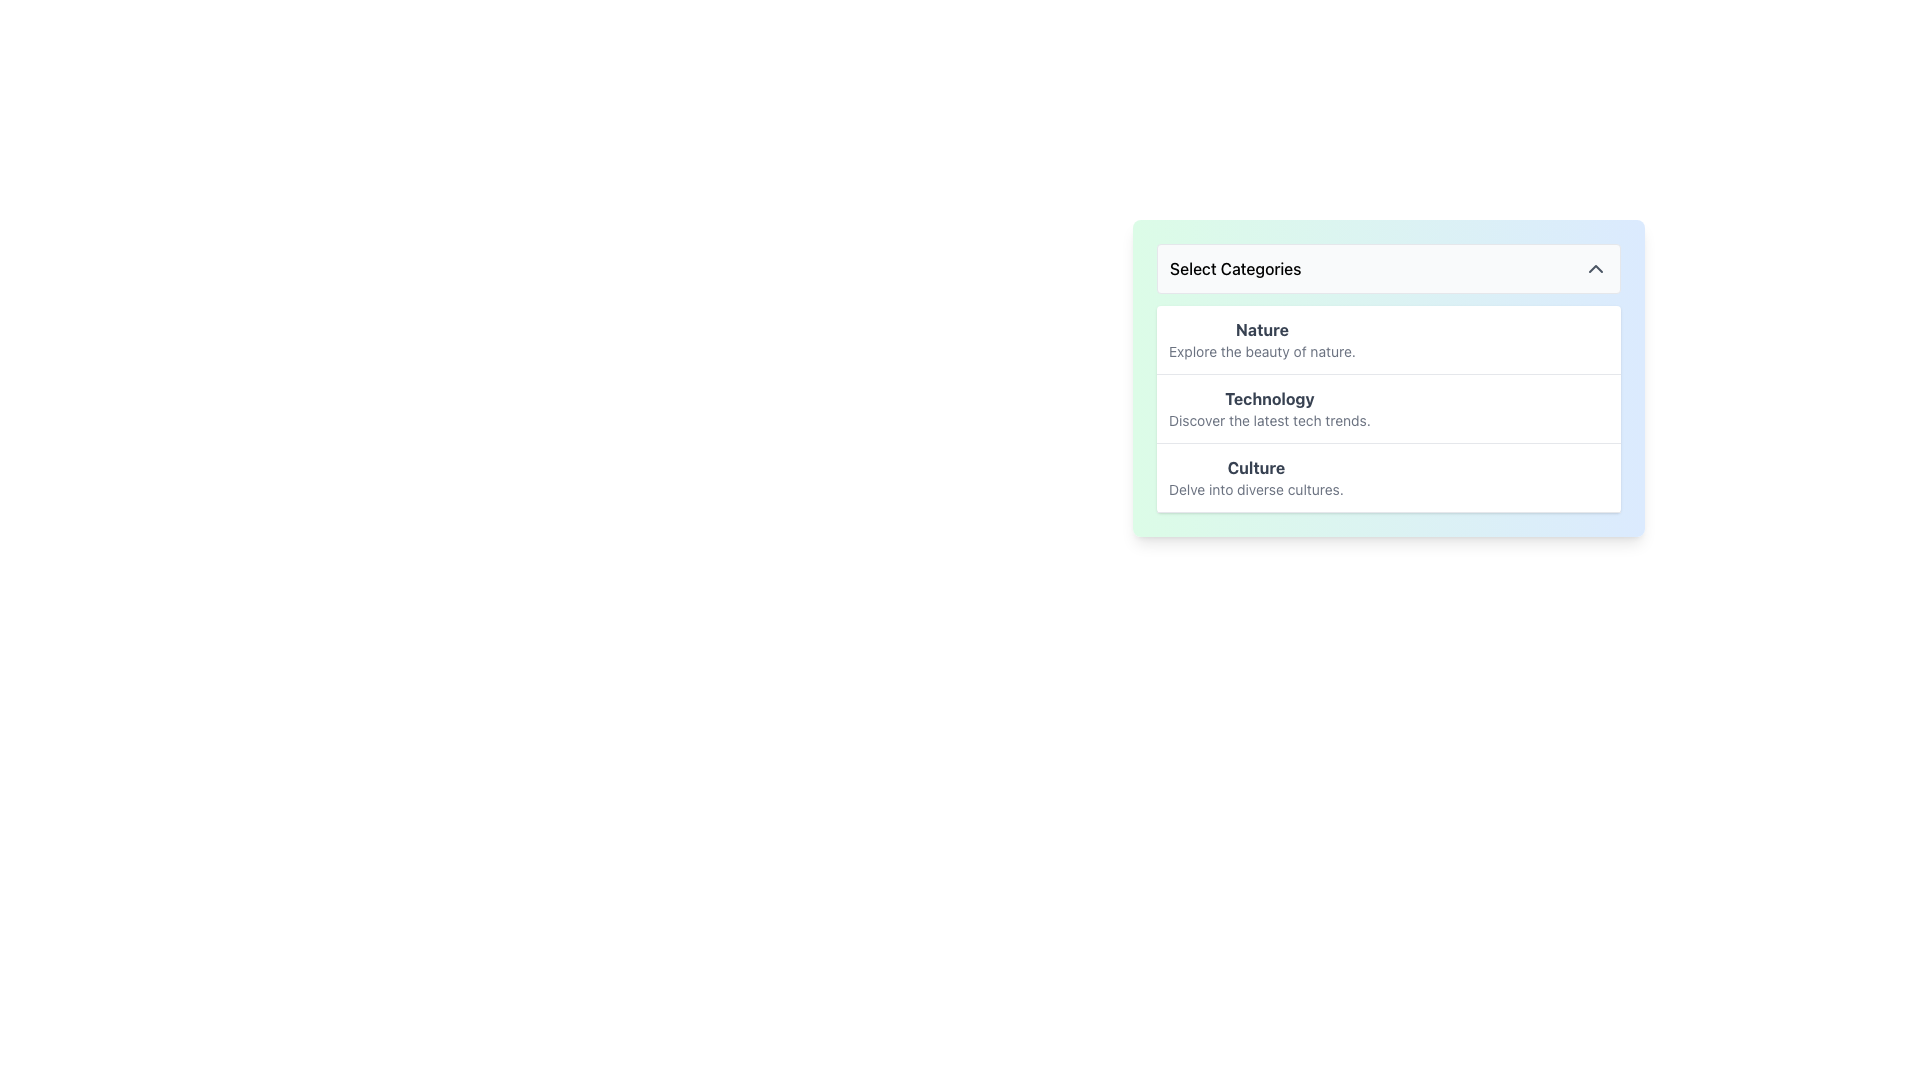 The width and height of the screenshot is (1920, 1080). I want to click on the Text Label that provides descriptive information about the 'Nature' category, located directly below the 'Nature' heading in the card-like structure, which is positioned in the center-right portion of the interface, so click(1261, 350).